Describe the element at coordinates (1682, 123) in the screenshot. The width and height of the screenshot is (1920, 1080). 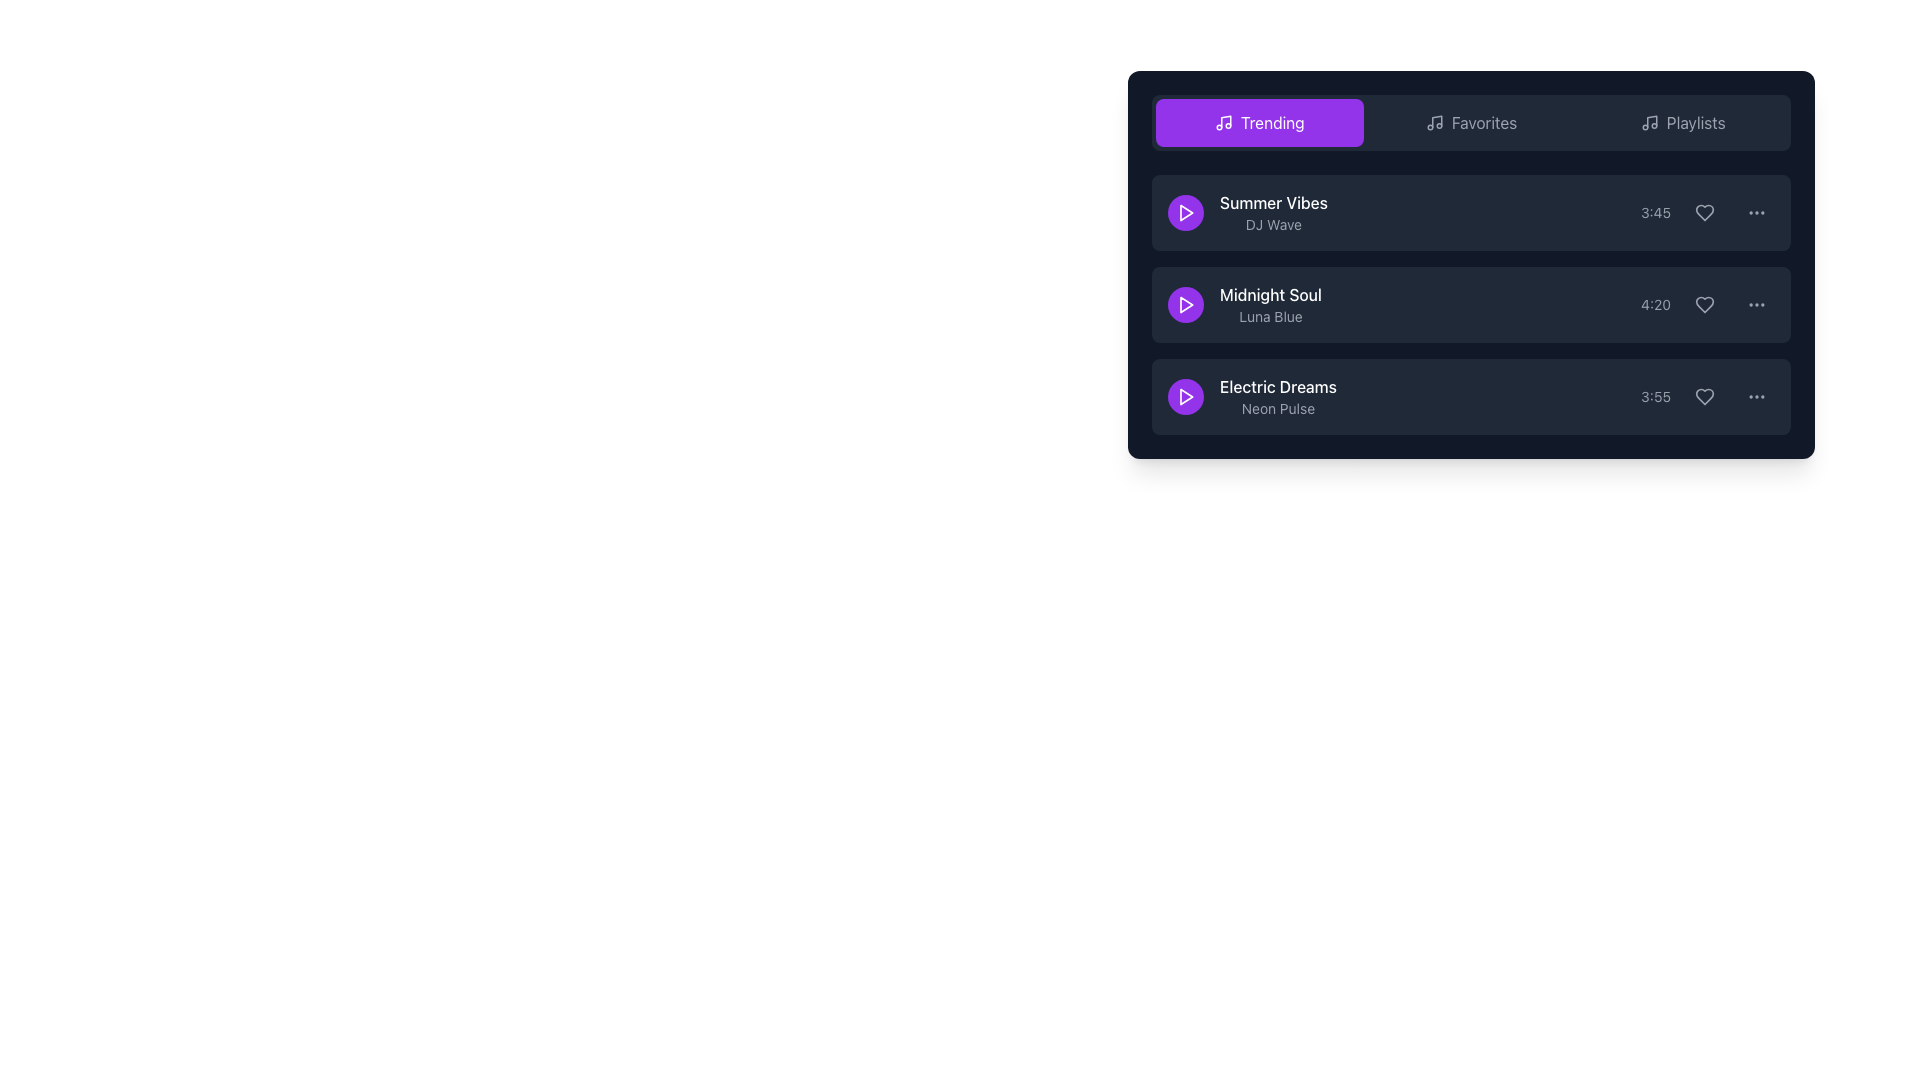
I see `the 'playlists' Menu button, which is the third item in the horizontal menu bar at the top of the panel` at that location.